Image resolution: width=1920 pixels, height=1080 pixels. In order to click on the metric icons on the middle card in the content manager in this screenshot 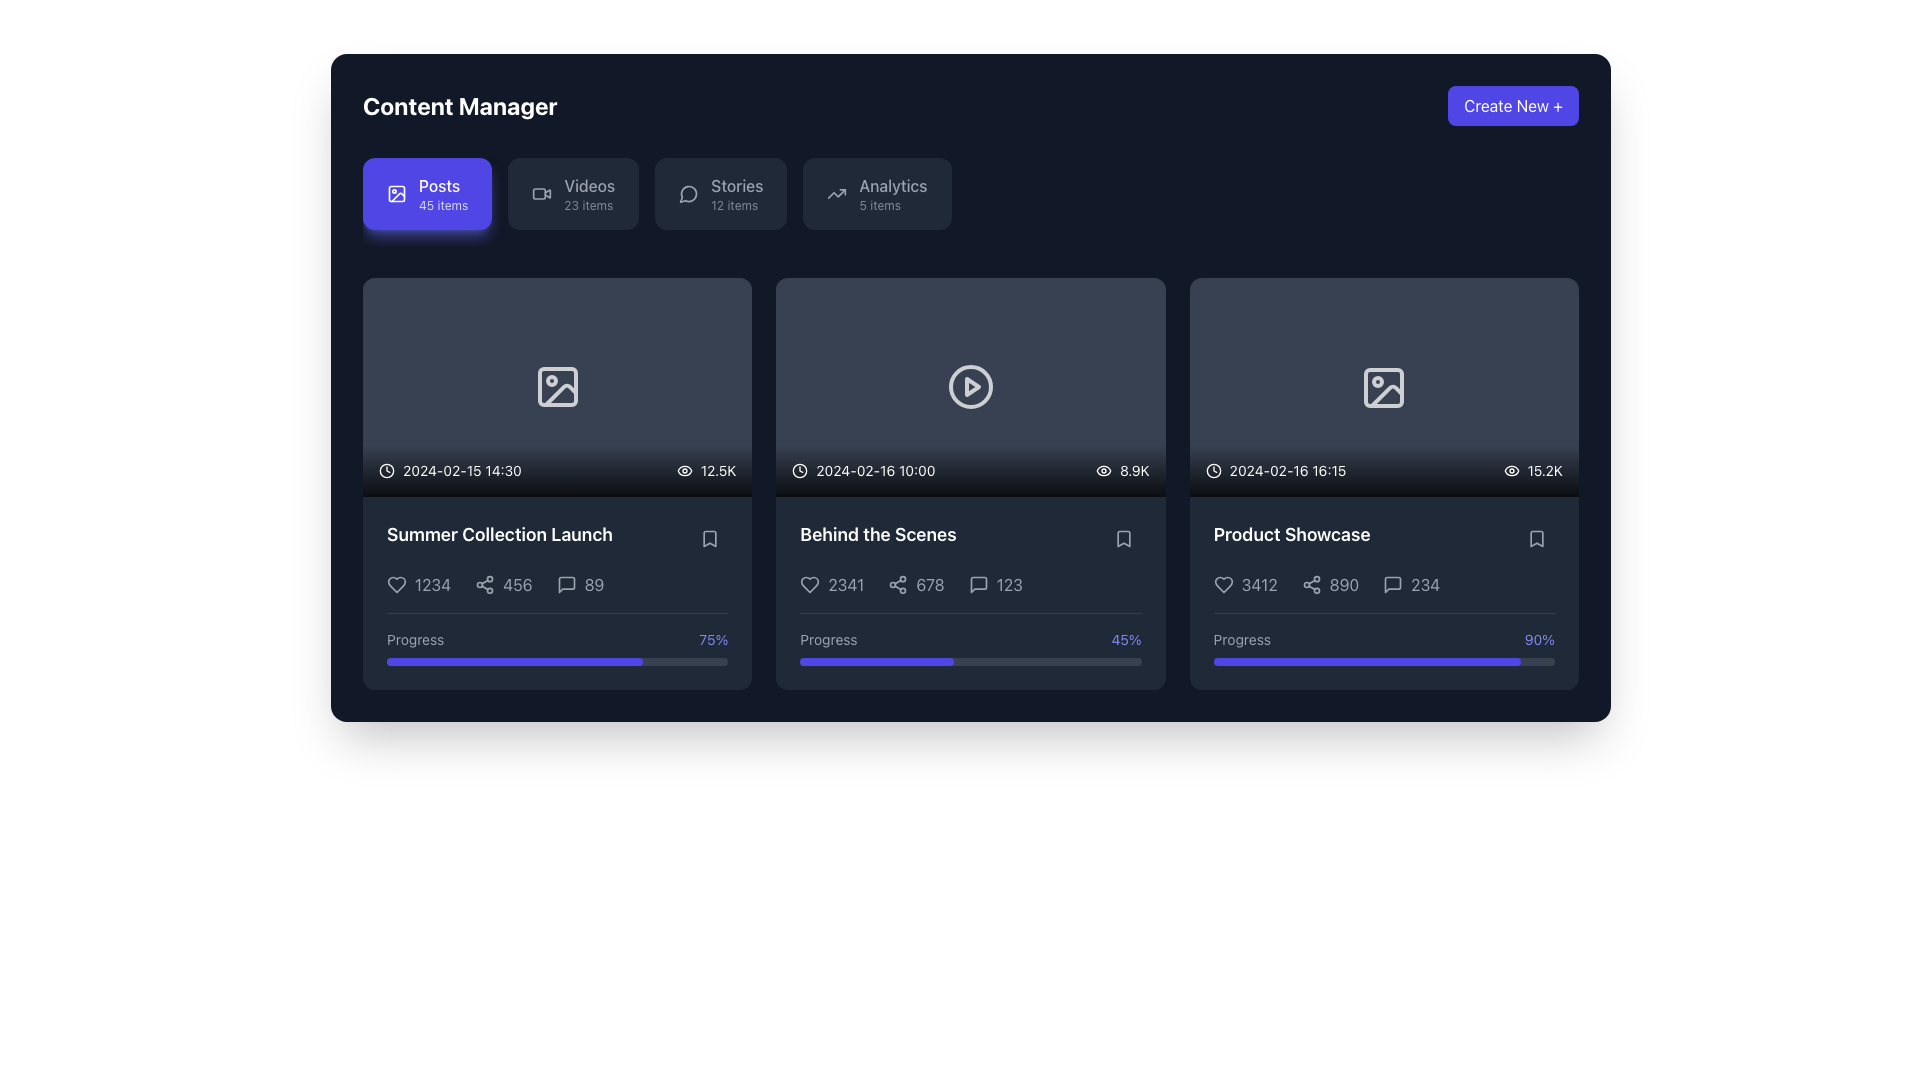, I will do `click(970, 483)`.